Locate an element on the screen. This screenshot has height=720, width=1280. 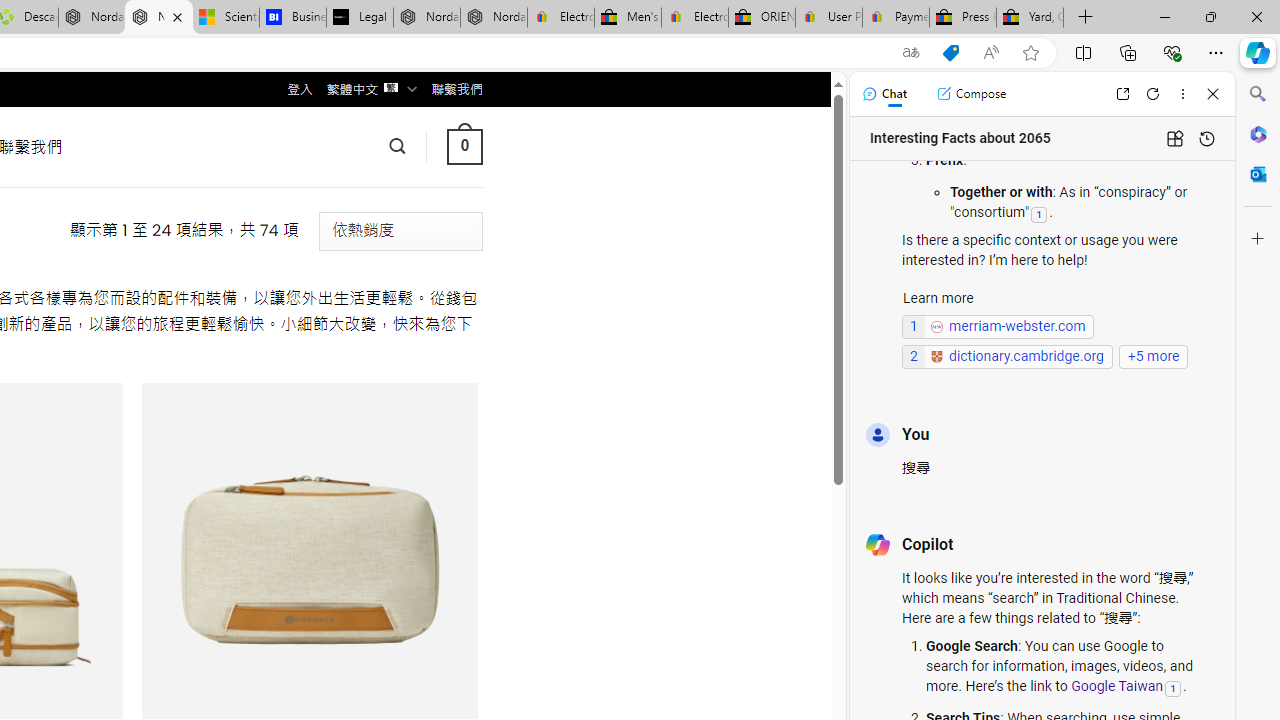
'Compose' is located at coordinates (971, 93).